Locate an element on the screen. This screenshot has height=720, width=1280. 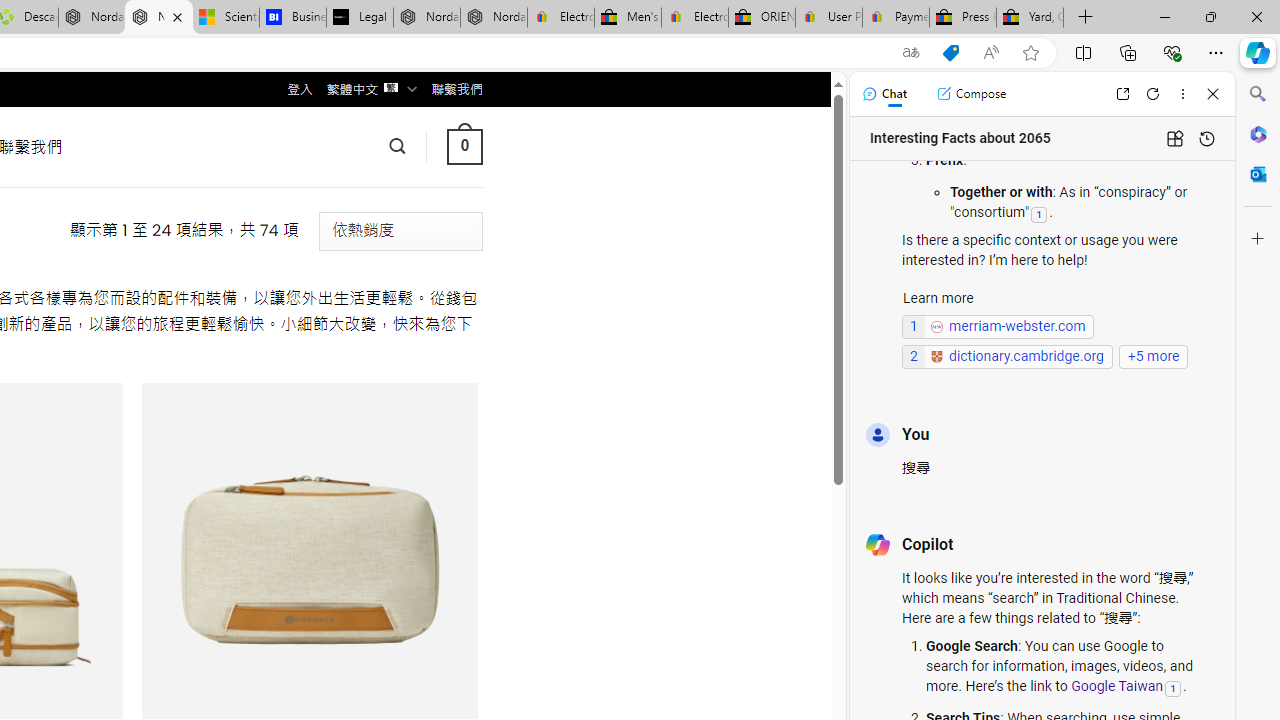
'Compose' is located at coordinates (971, 93).